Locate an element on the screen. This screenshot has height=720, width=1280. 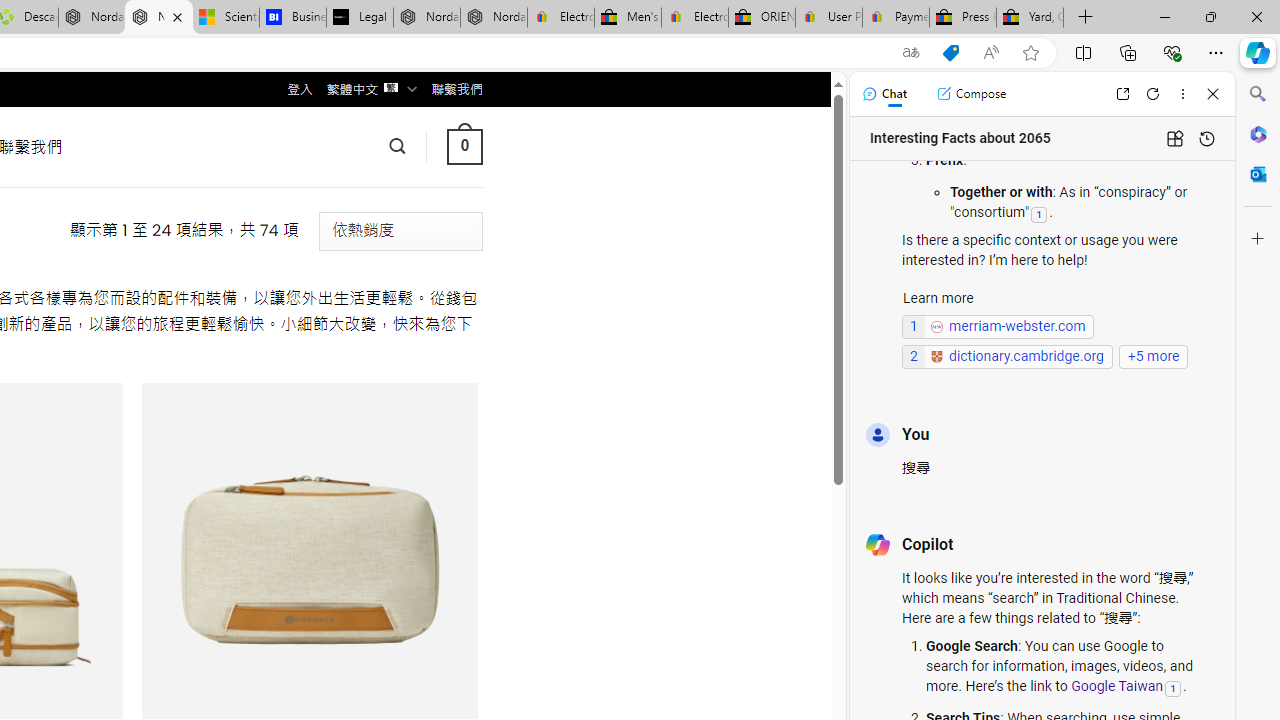
'Compose' is located at coordinates (971, 93).